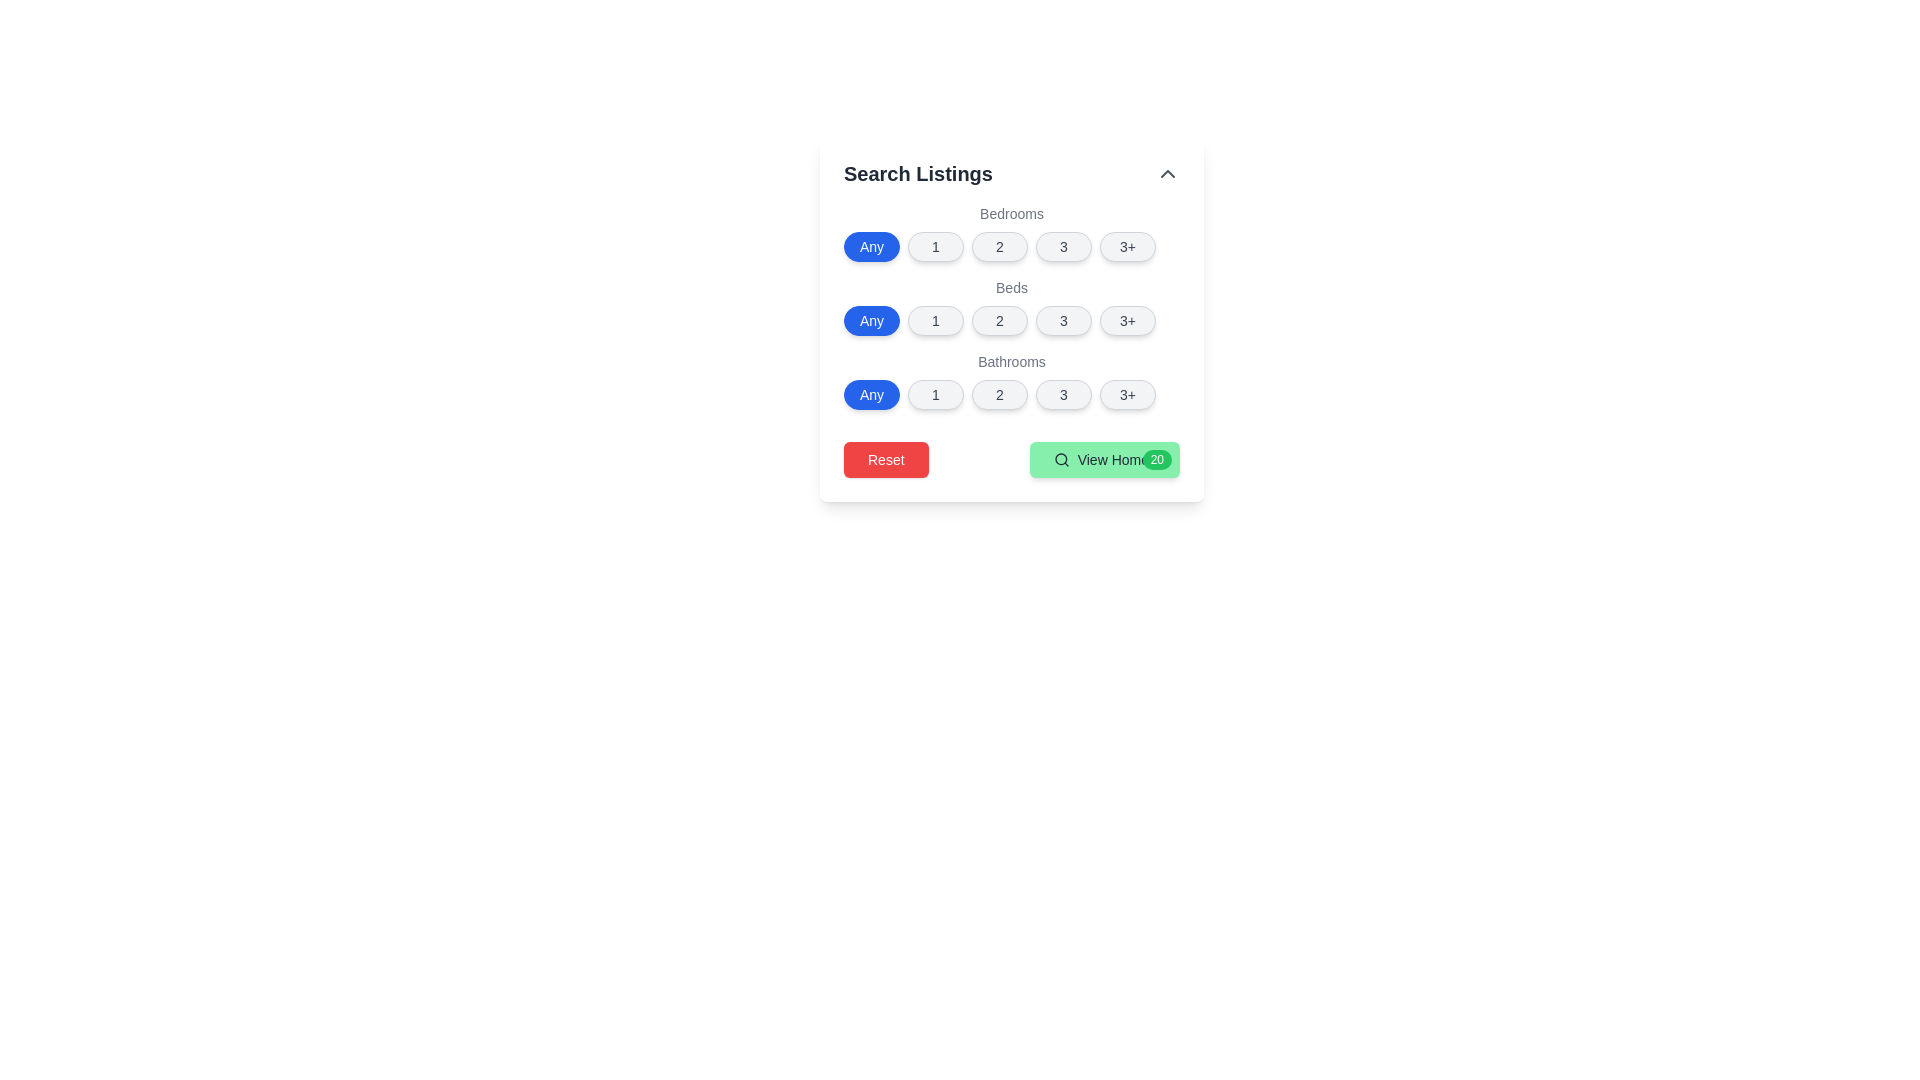  Describe the element at coordinates (1059, 459) in the screenshot. I see `the circular Decorative SVG element that is part of the search icon, located within the magnifying glass graphic to the left of the 'View Home' button` at that location.